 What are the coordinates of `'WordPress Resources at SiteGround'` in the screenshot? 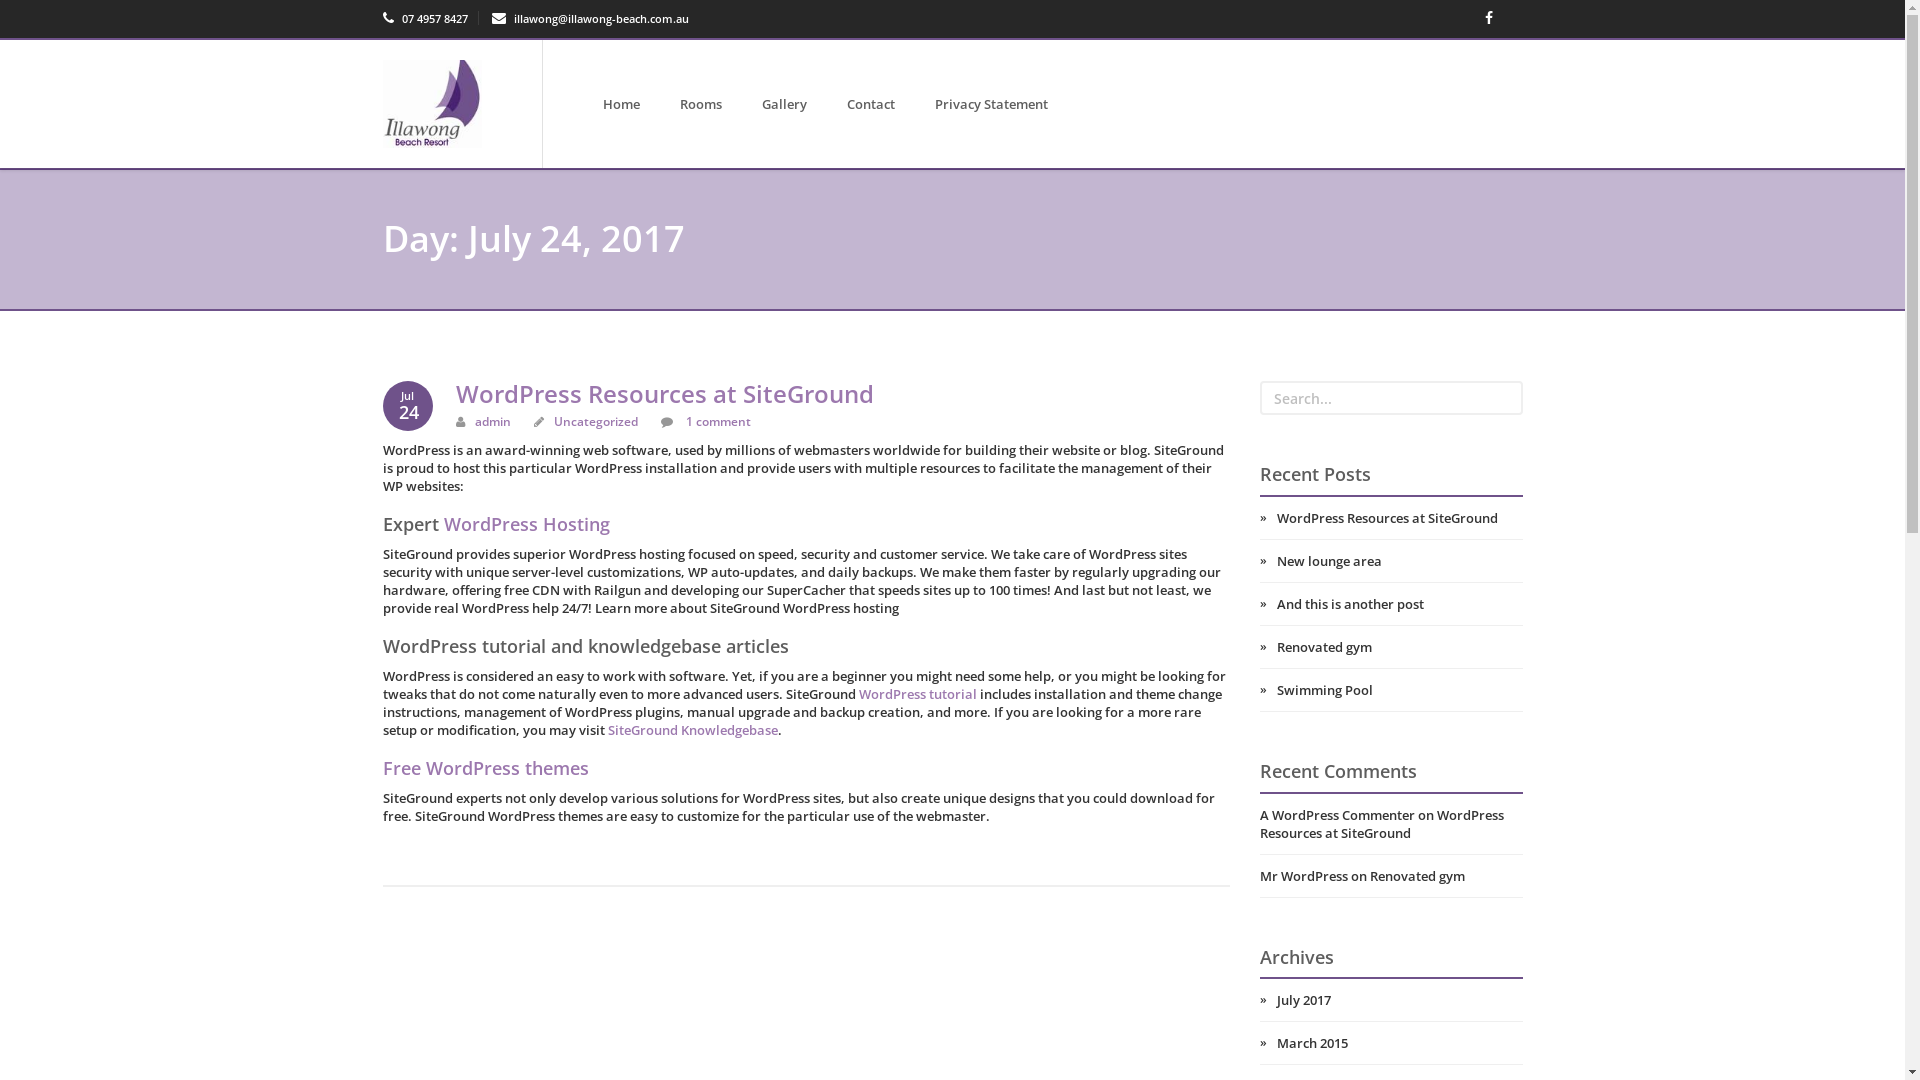 It's located at (1390, 516).